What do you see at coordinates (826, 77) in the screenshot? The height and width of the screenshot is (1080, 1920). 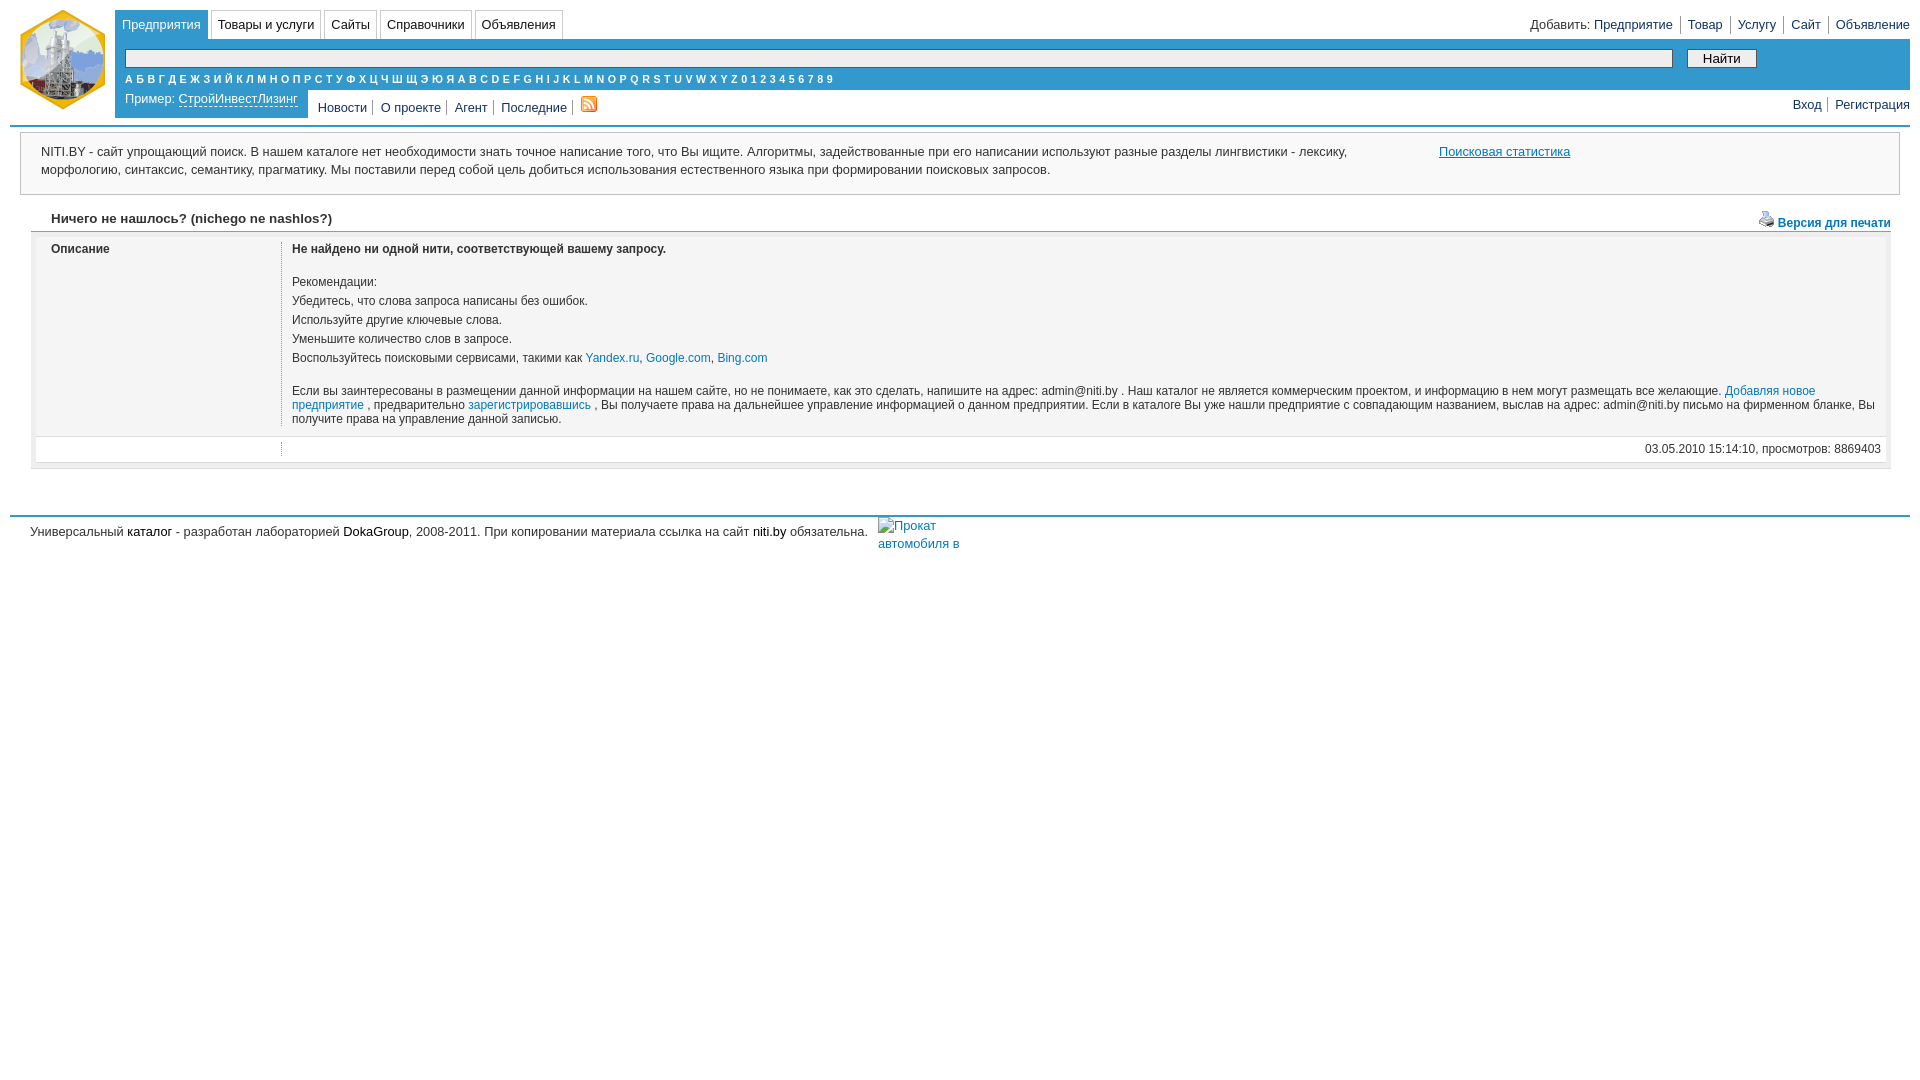 I see `'9'` at bounding box center [826, 77].